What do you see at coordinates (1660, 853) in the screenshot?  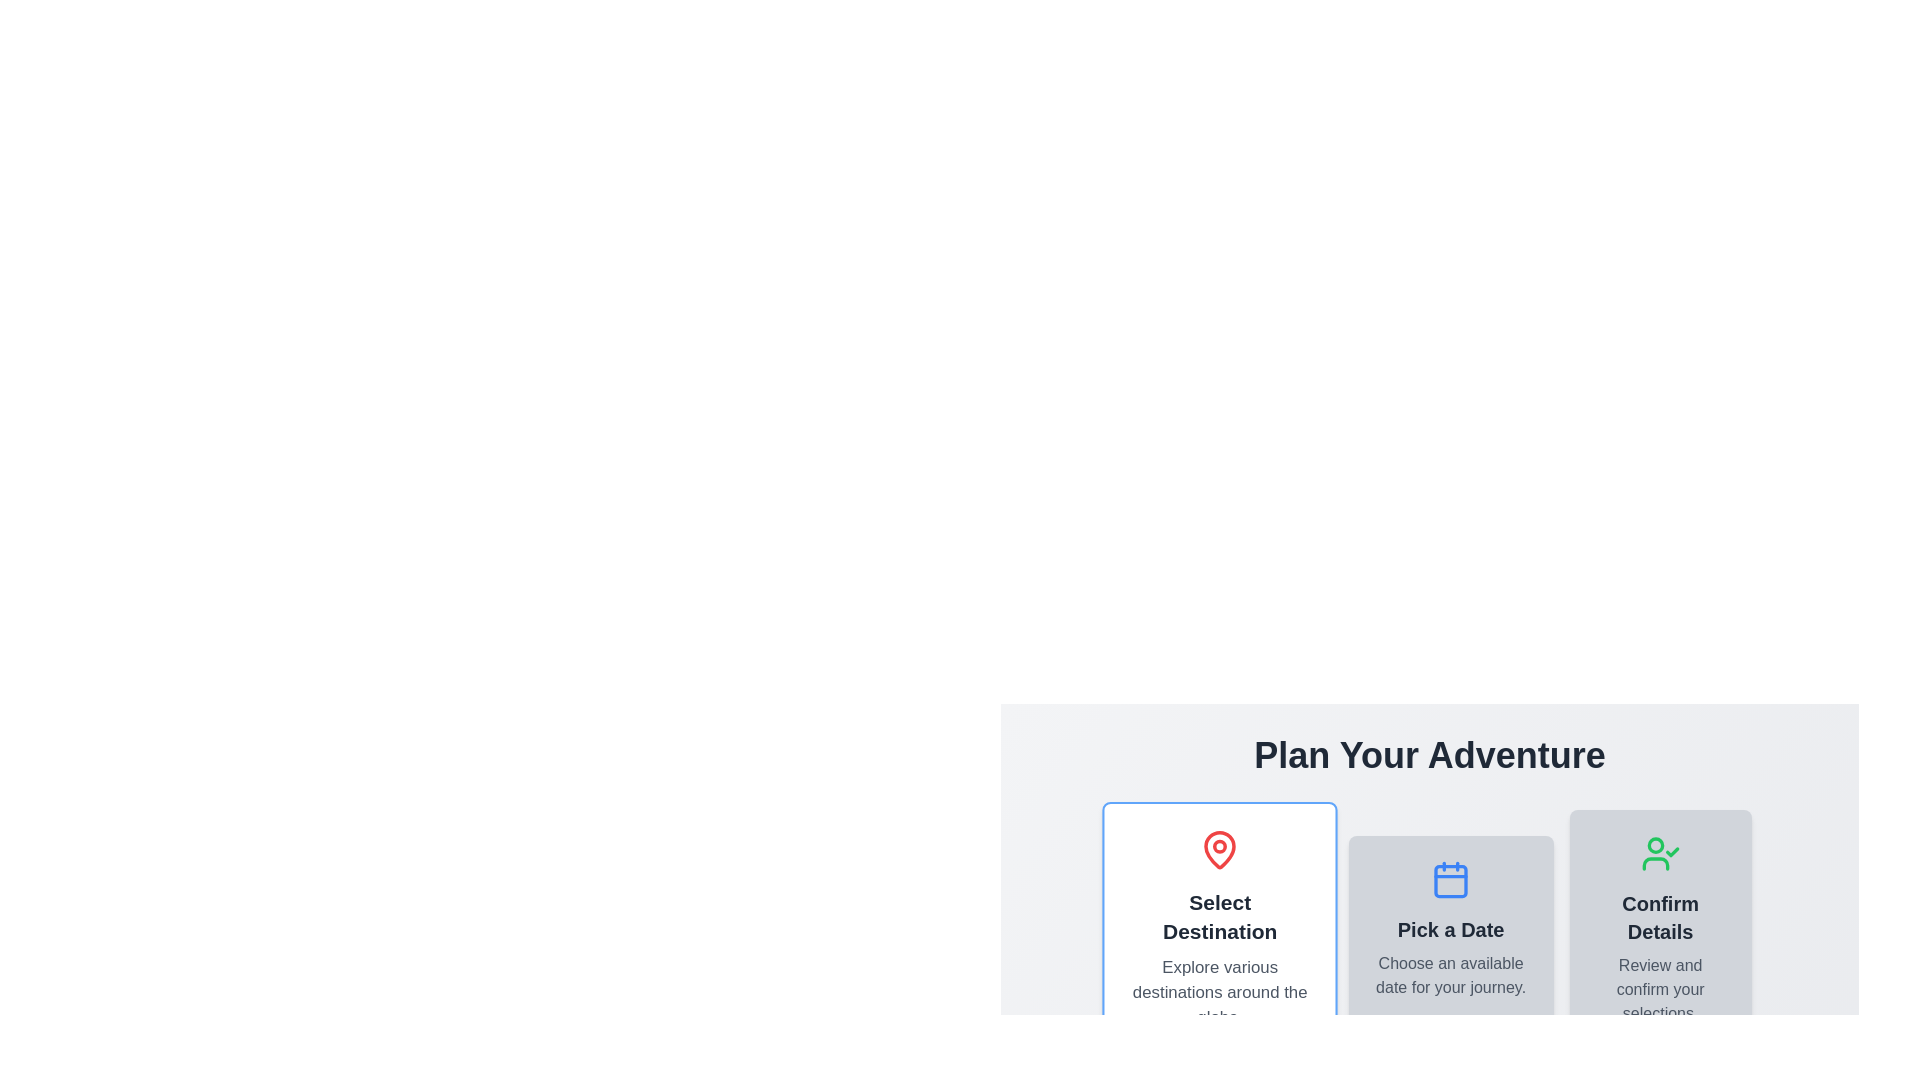 I see `the user icon with a green outline and a checkmark in the 'Confirm Details' section, located above the text 'Confirm Details'` at bounding box center [1660, 853].